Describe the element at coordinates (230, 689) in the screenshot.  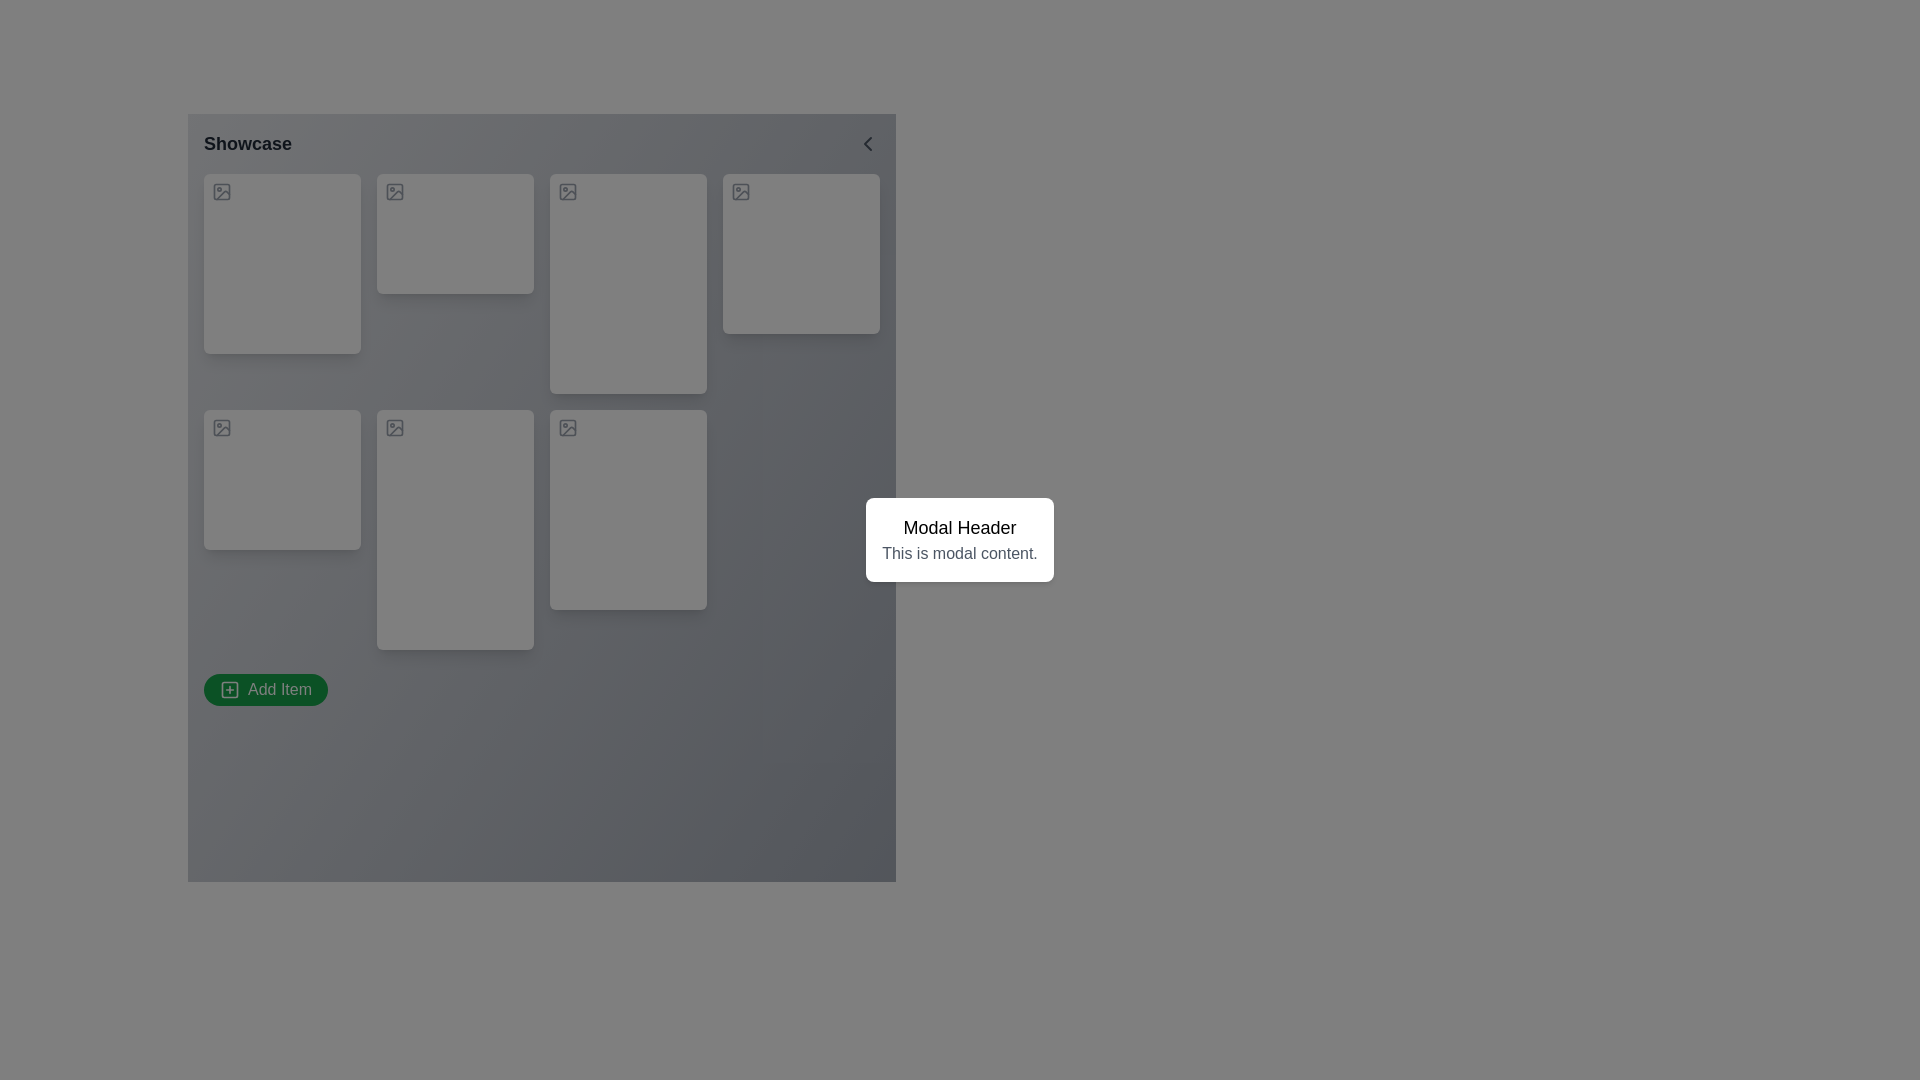
I see `the add item icon located within the green 'Add Item' button at the bottom-left corner of the interface` at that location.